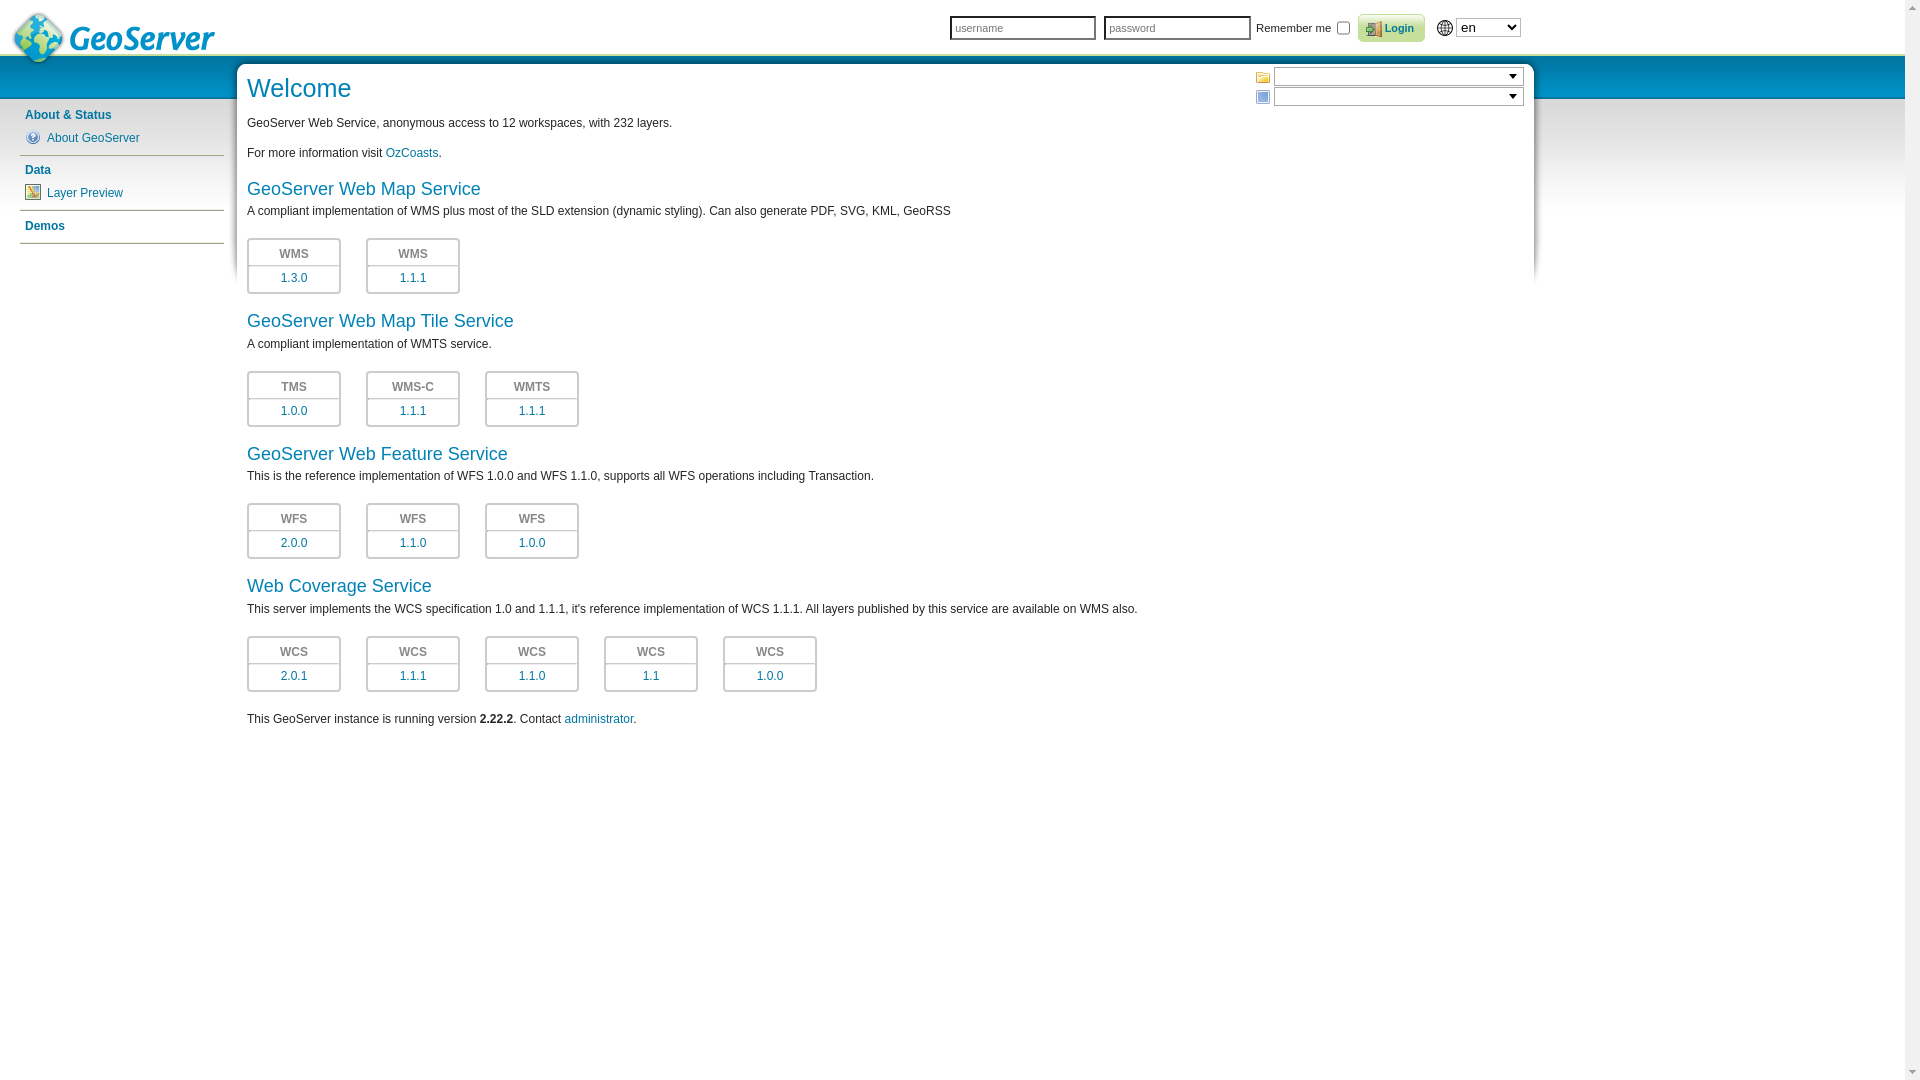 The width and height of the screenshot is (1920, 1080). What do you see at coordinates (1391, 27) in the screenshot?
I see `'Login'` at bounding box center [1391, 27].